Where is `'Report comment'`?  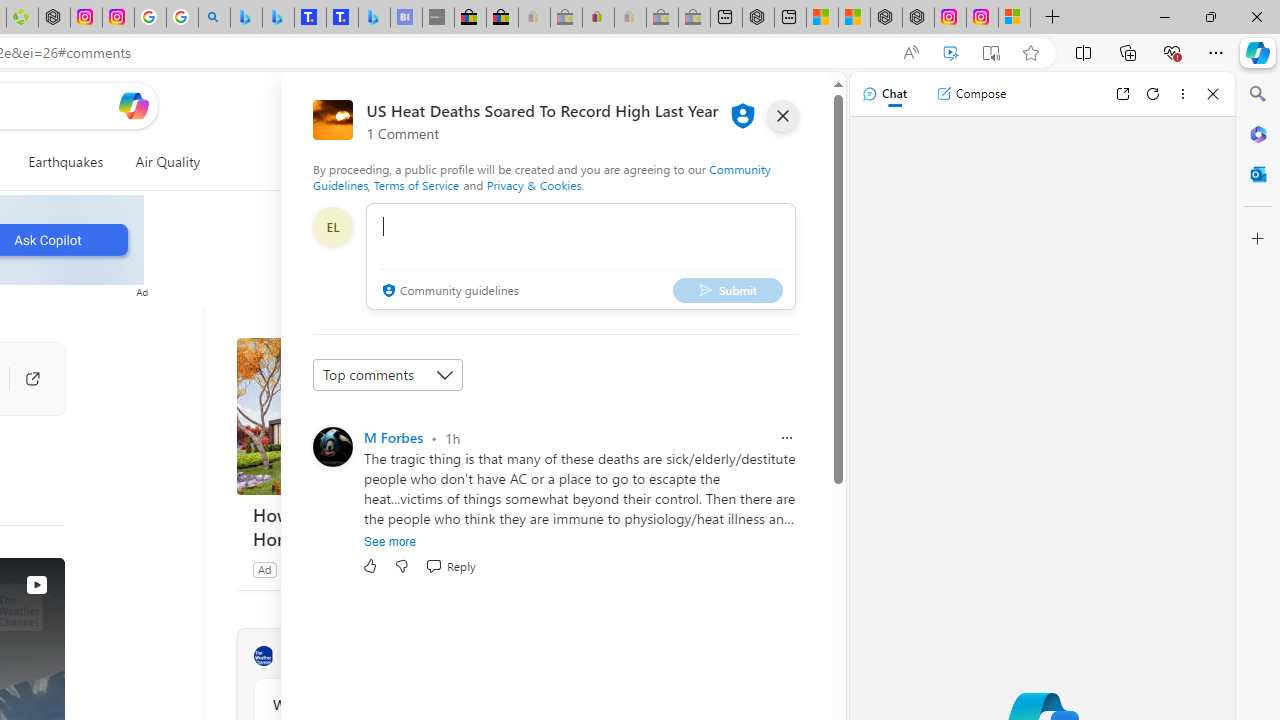 'Report comment' is located at coordinates (785, 437).